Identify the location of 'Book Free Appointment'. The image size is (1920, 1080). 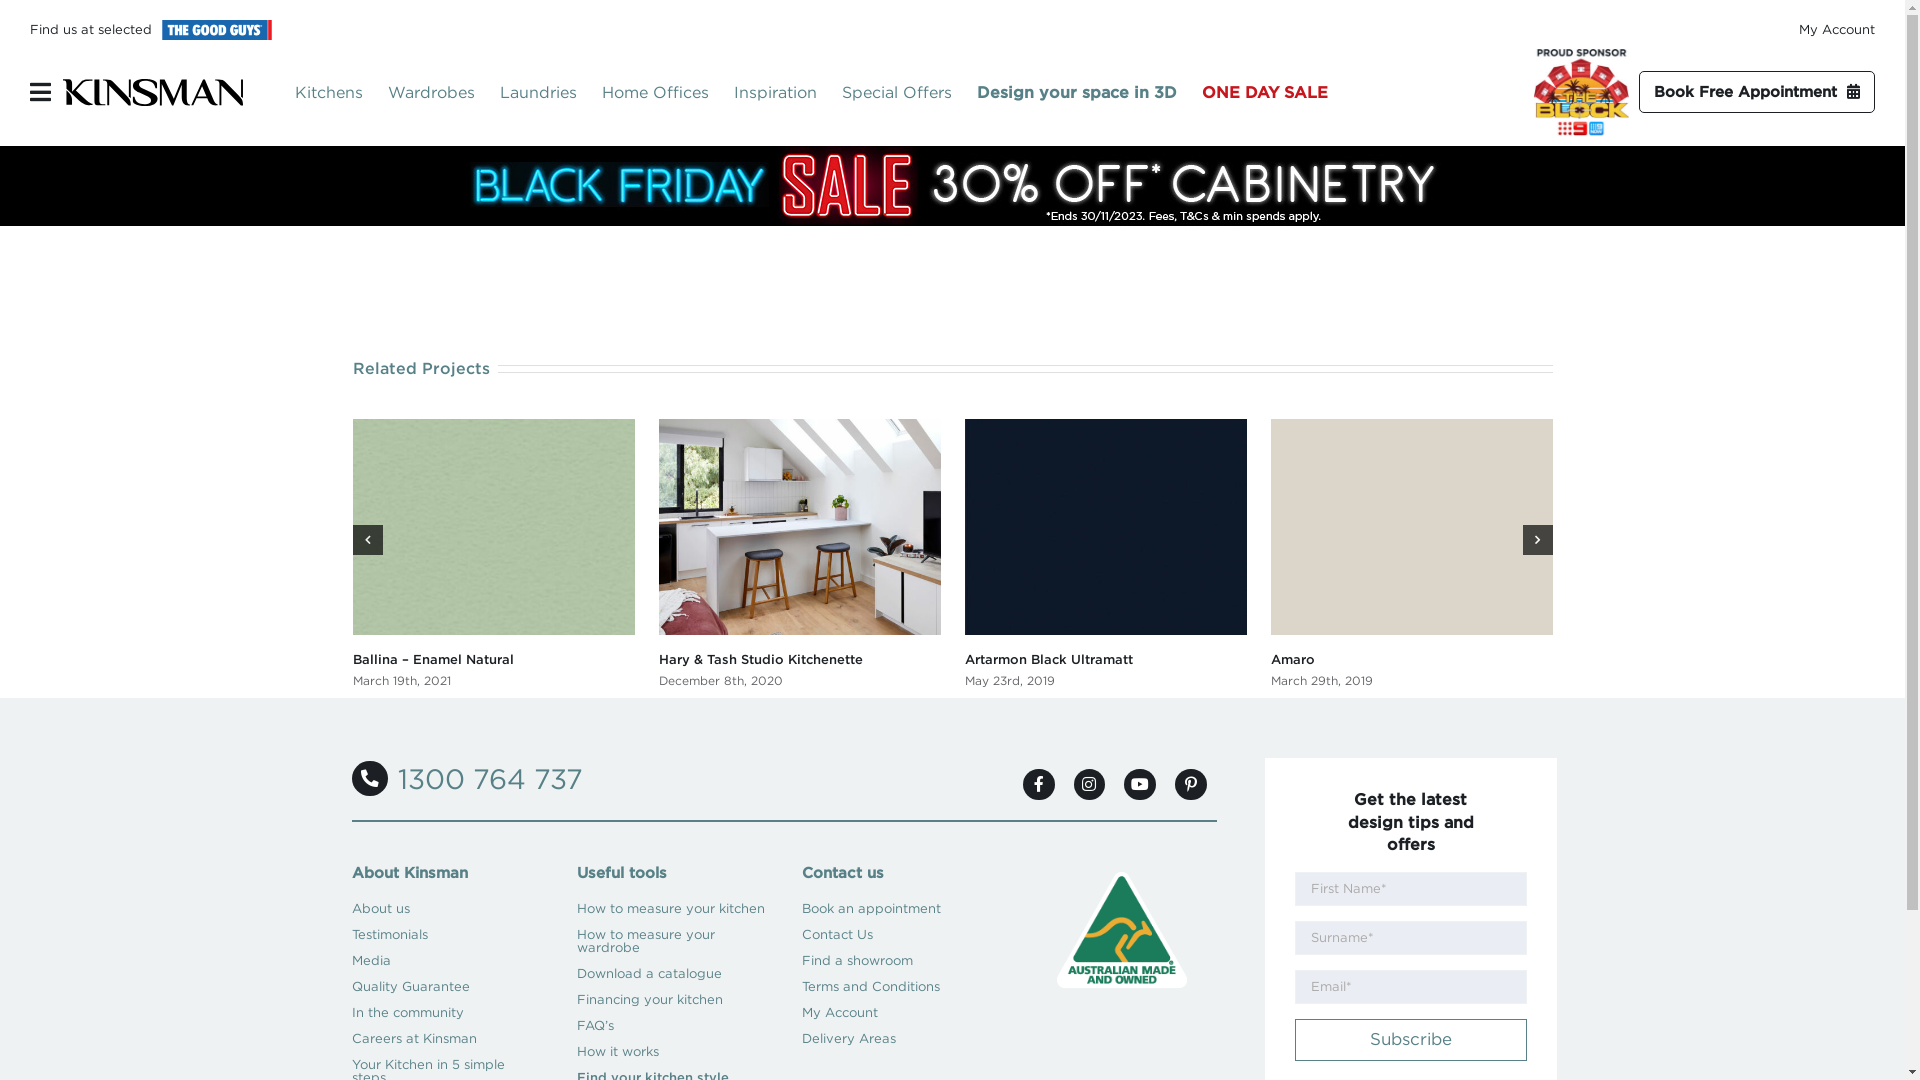
(1755, 92).